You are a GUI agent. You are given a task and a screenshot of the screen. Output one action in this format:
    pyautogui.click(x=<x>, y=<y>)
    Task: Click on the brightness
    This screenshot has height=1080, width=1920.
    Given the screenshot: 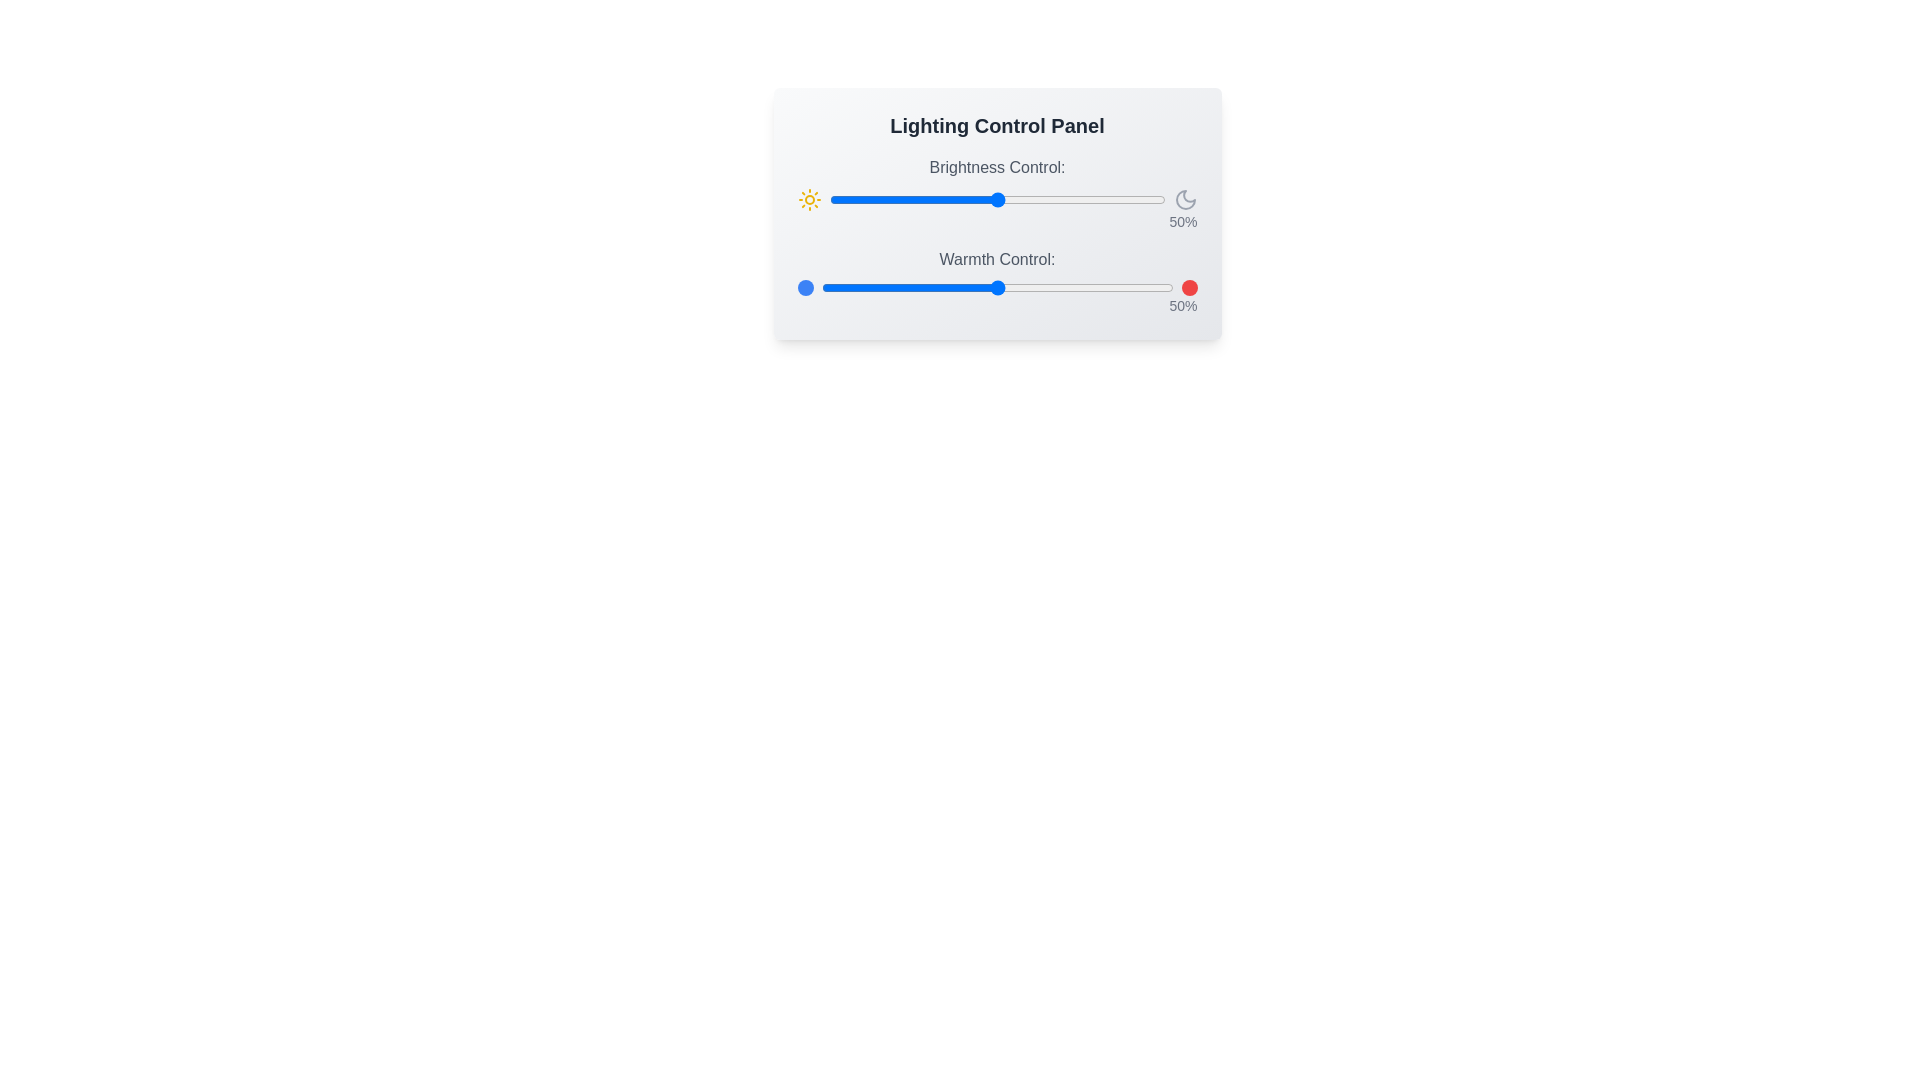 What is the action you would take?
    pyautogui.click(x=997, y=200)
    